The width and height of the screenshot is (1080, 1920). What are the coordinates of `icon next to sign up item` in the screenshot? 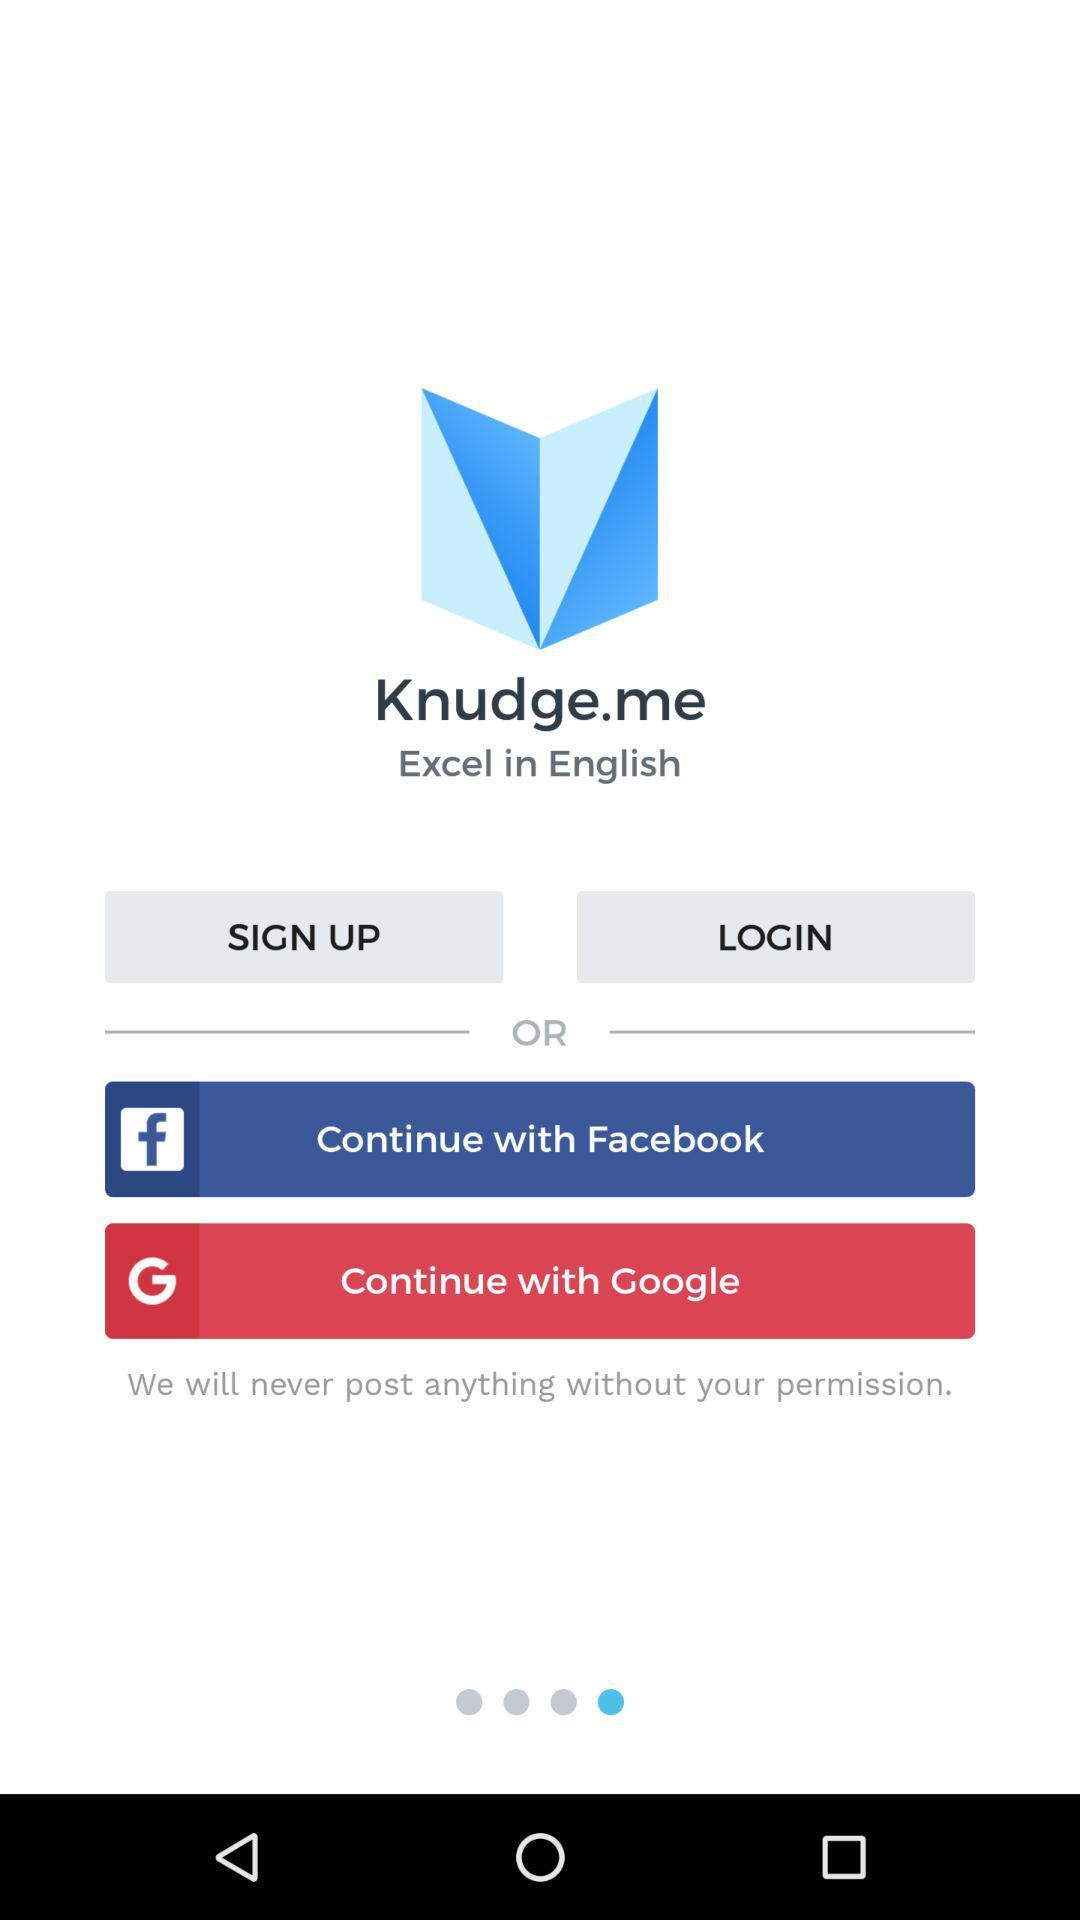 It's located at (774, 936).